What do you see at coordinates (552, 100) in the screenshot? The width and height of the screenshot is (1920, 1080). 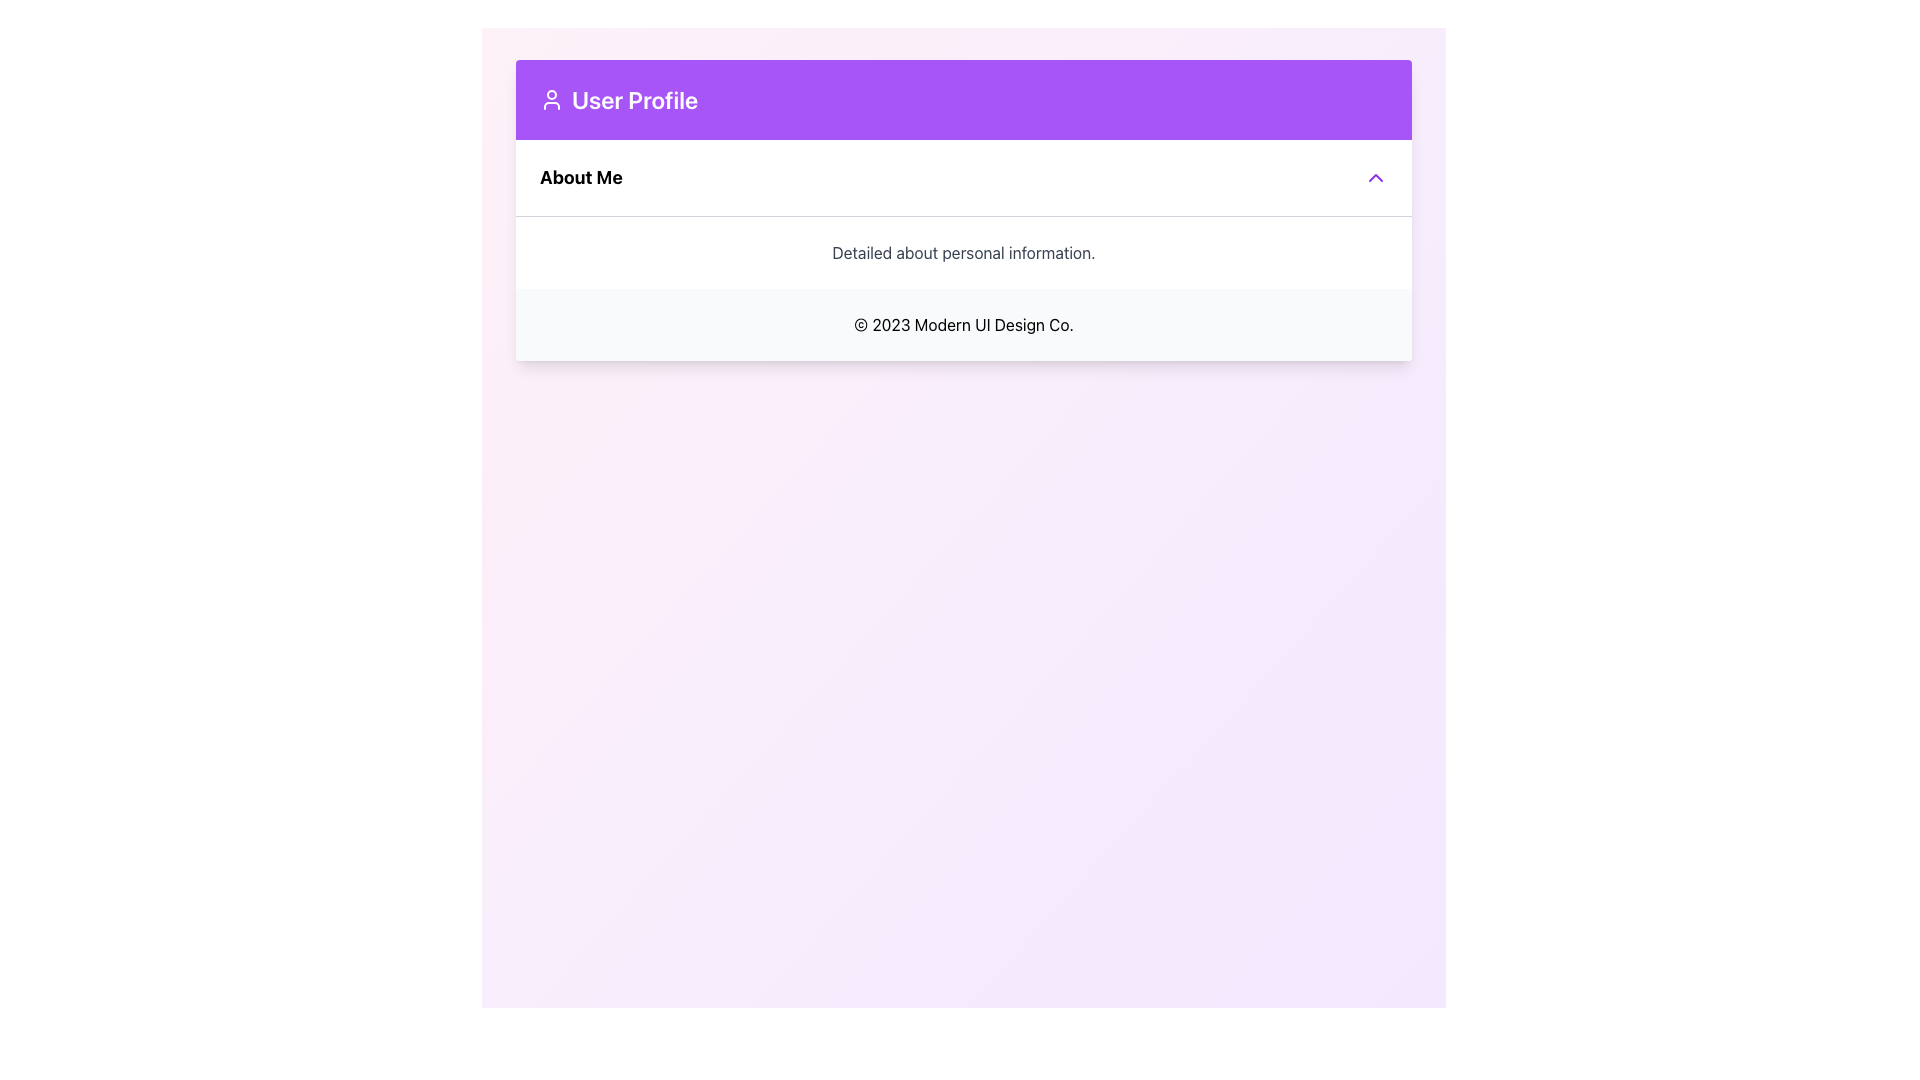 I see `the user profile icon located at the top-left area of the interface, next to the 'User Profile' text` at bounding box center [552, 100].